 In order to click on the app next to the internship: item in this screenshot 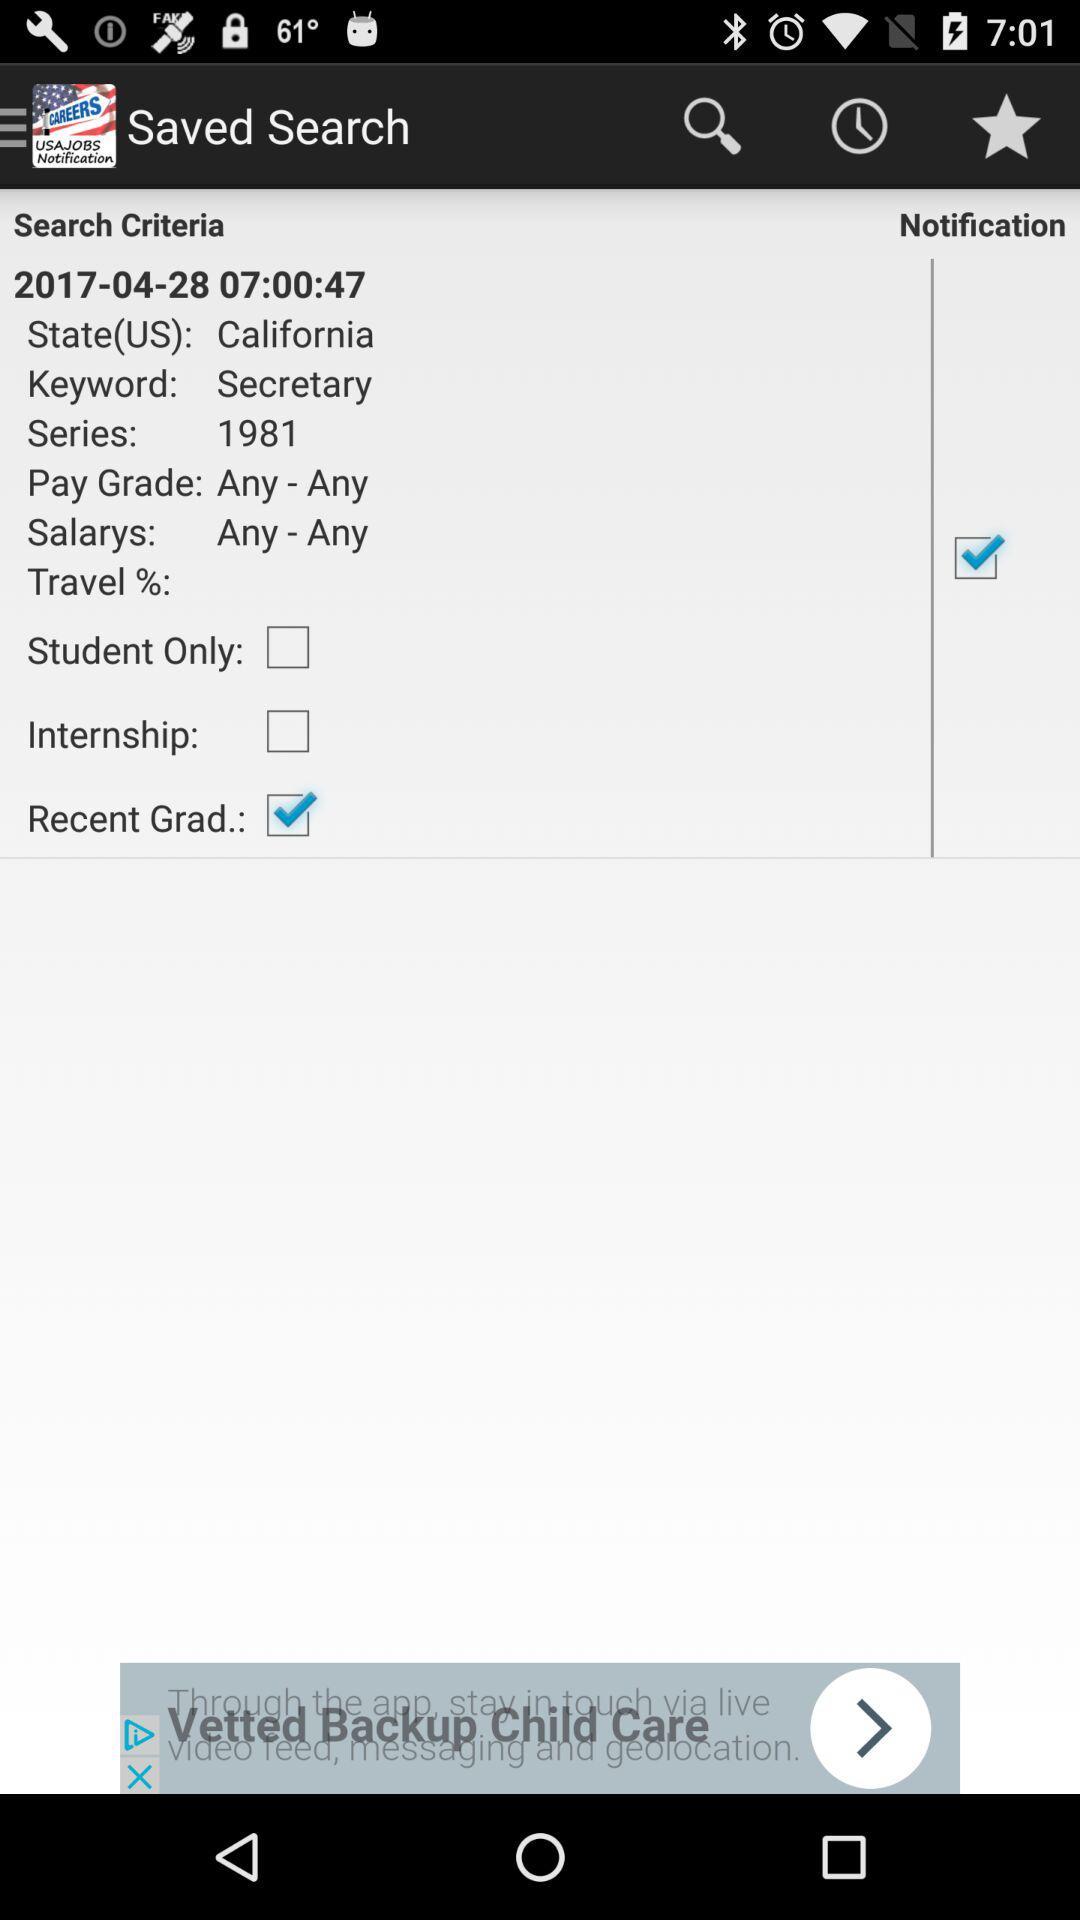, I will do `click(288, 815)`.